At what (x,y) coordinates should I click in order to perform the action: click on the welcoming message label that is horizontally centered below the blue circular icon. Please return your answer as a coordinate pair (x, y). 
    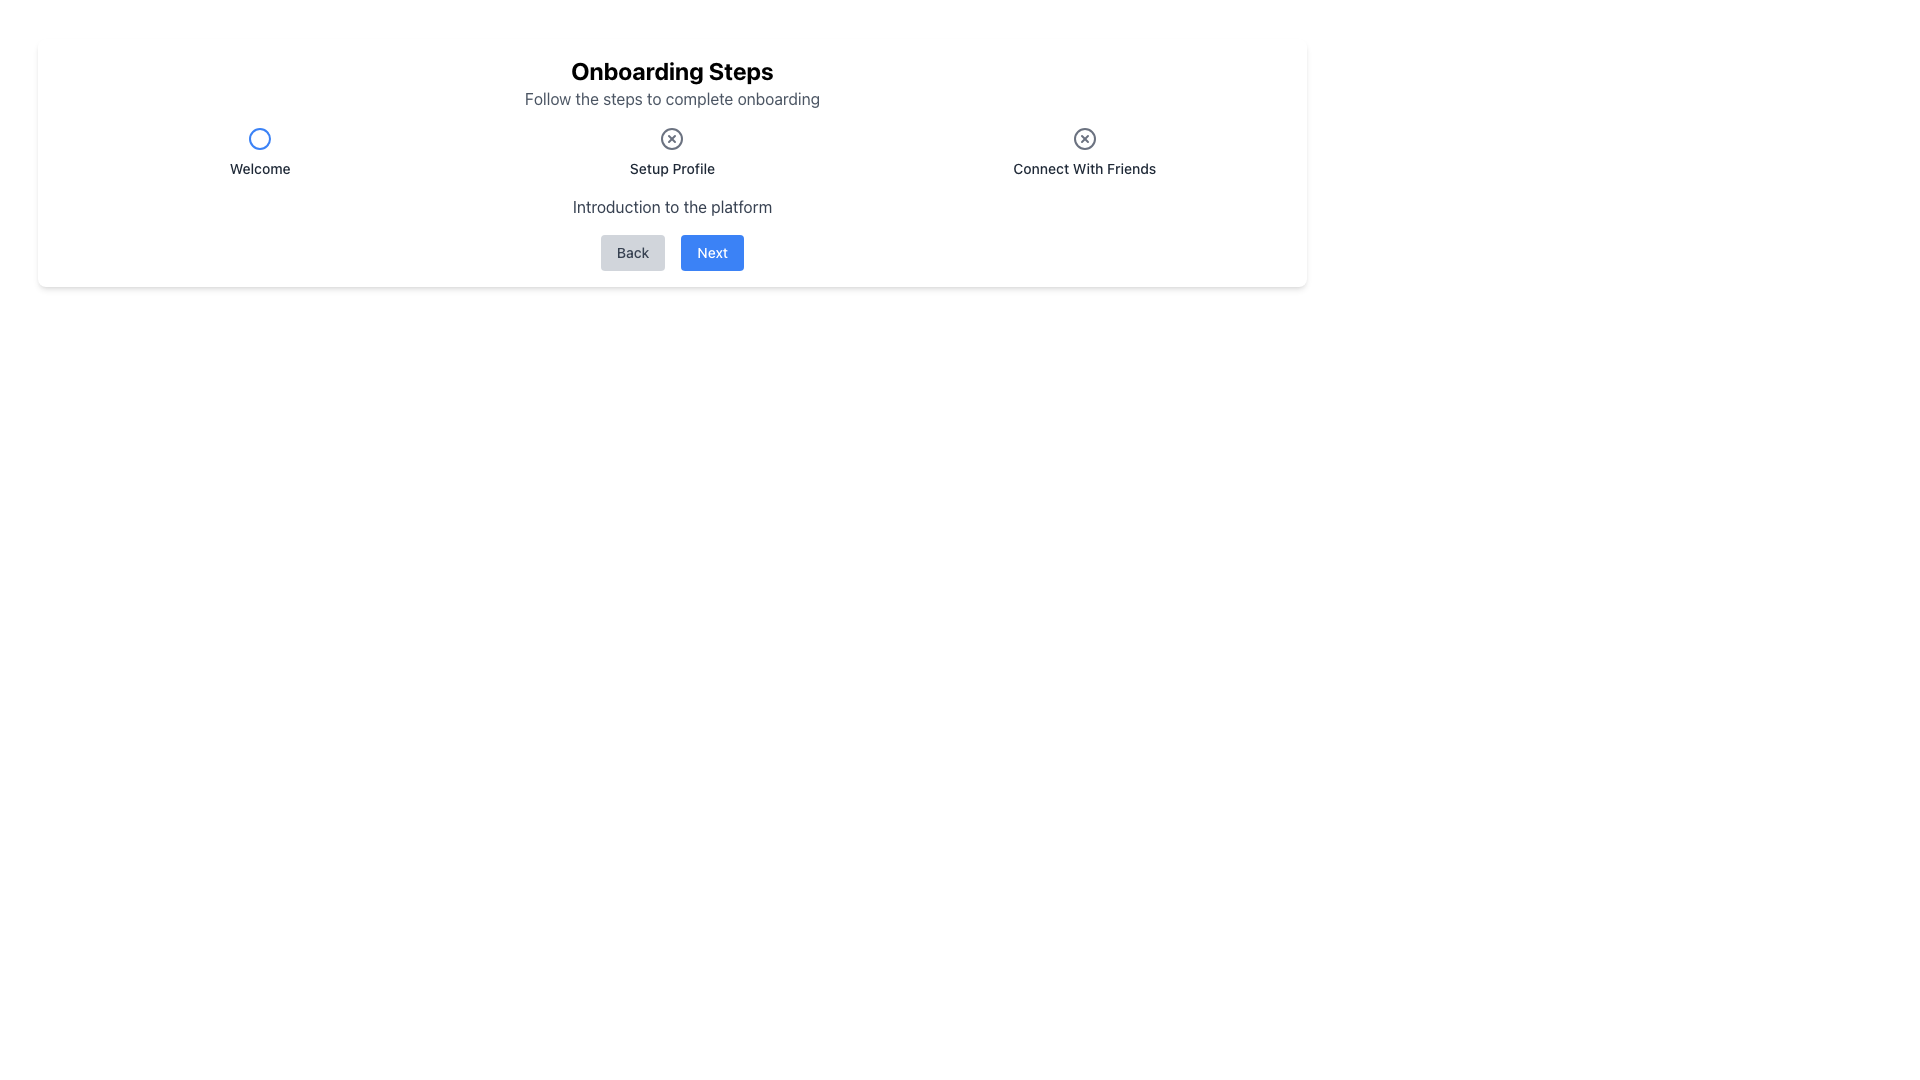
    Looking at the image, I should click on (259, 168).